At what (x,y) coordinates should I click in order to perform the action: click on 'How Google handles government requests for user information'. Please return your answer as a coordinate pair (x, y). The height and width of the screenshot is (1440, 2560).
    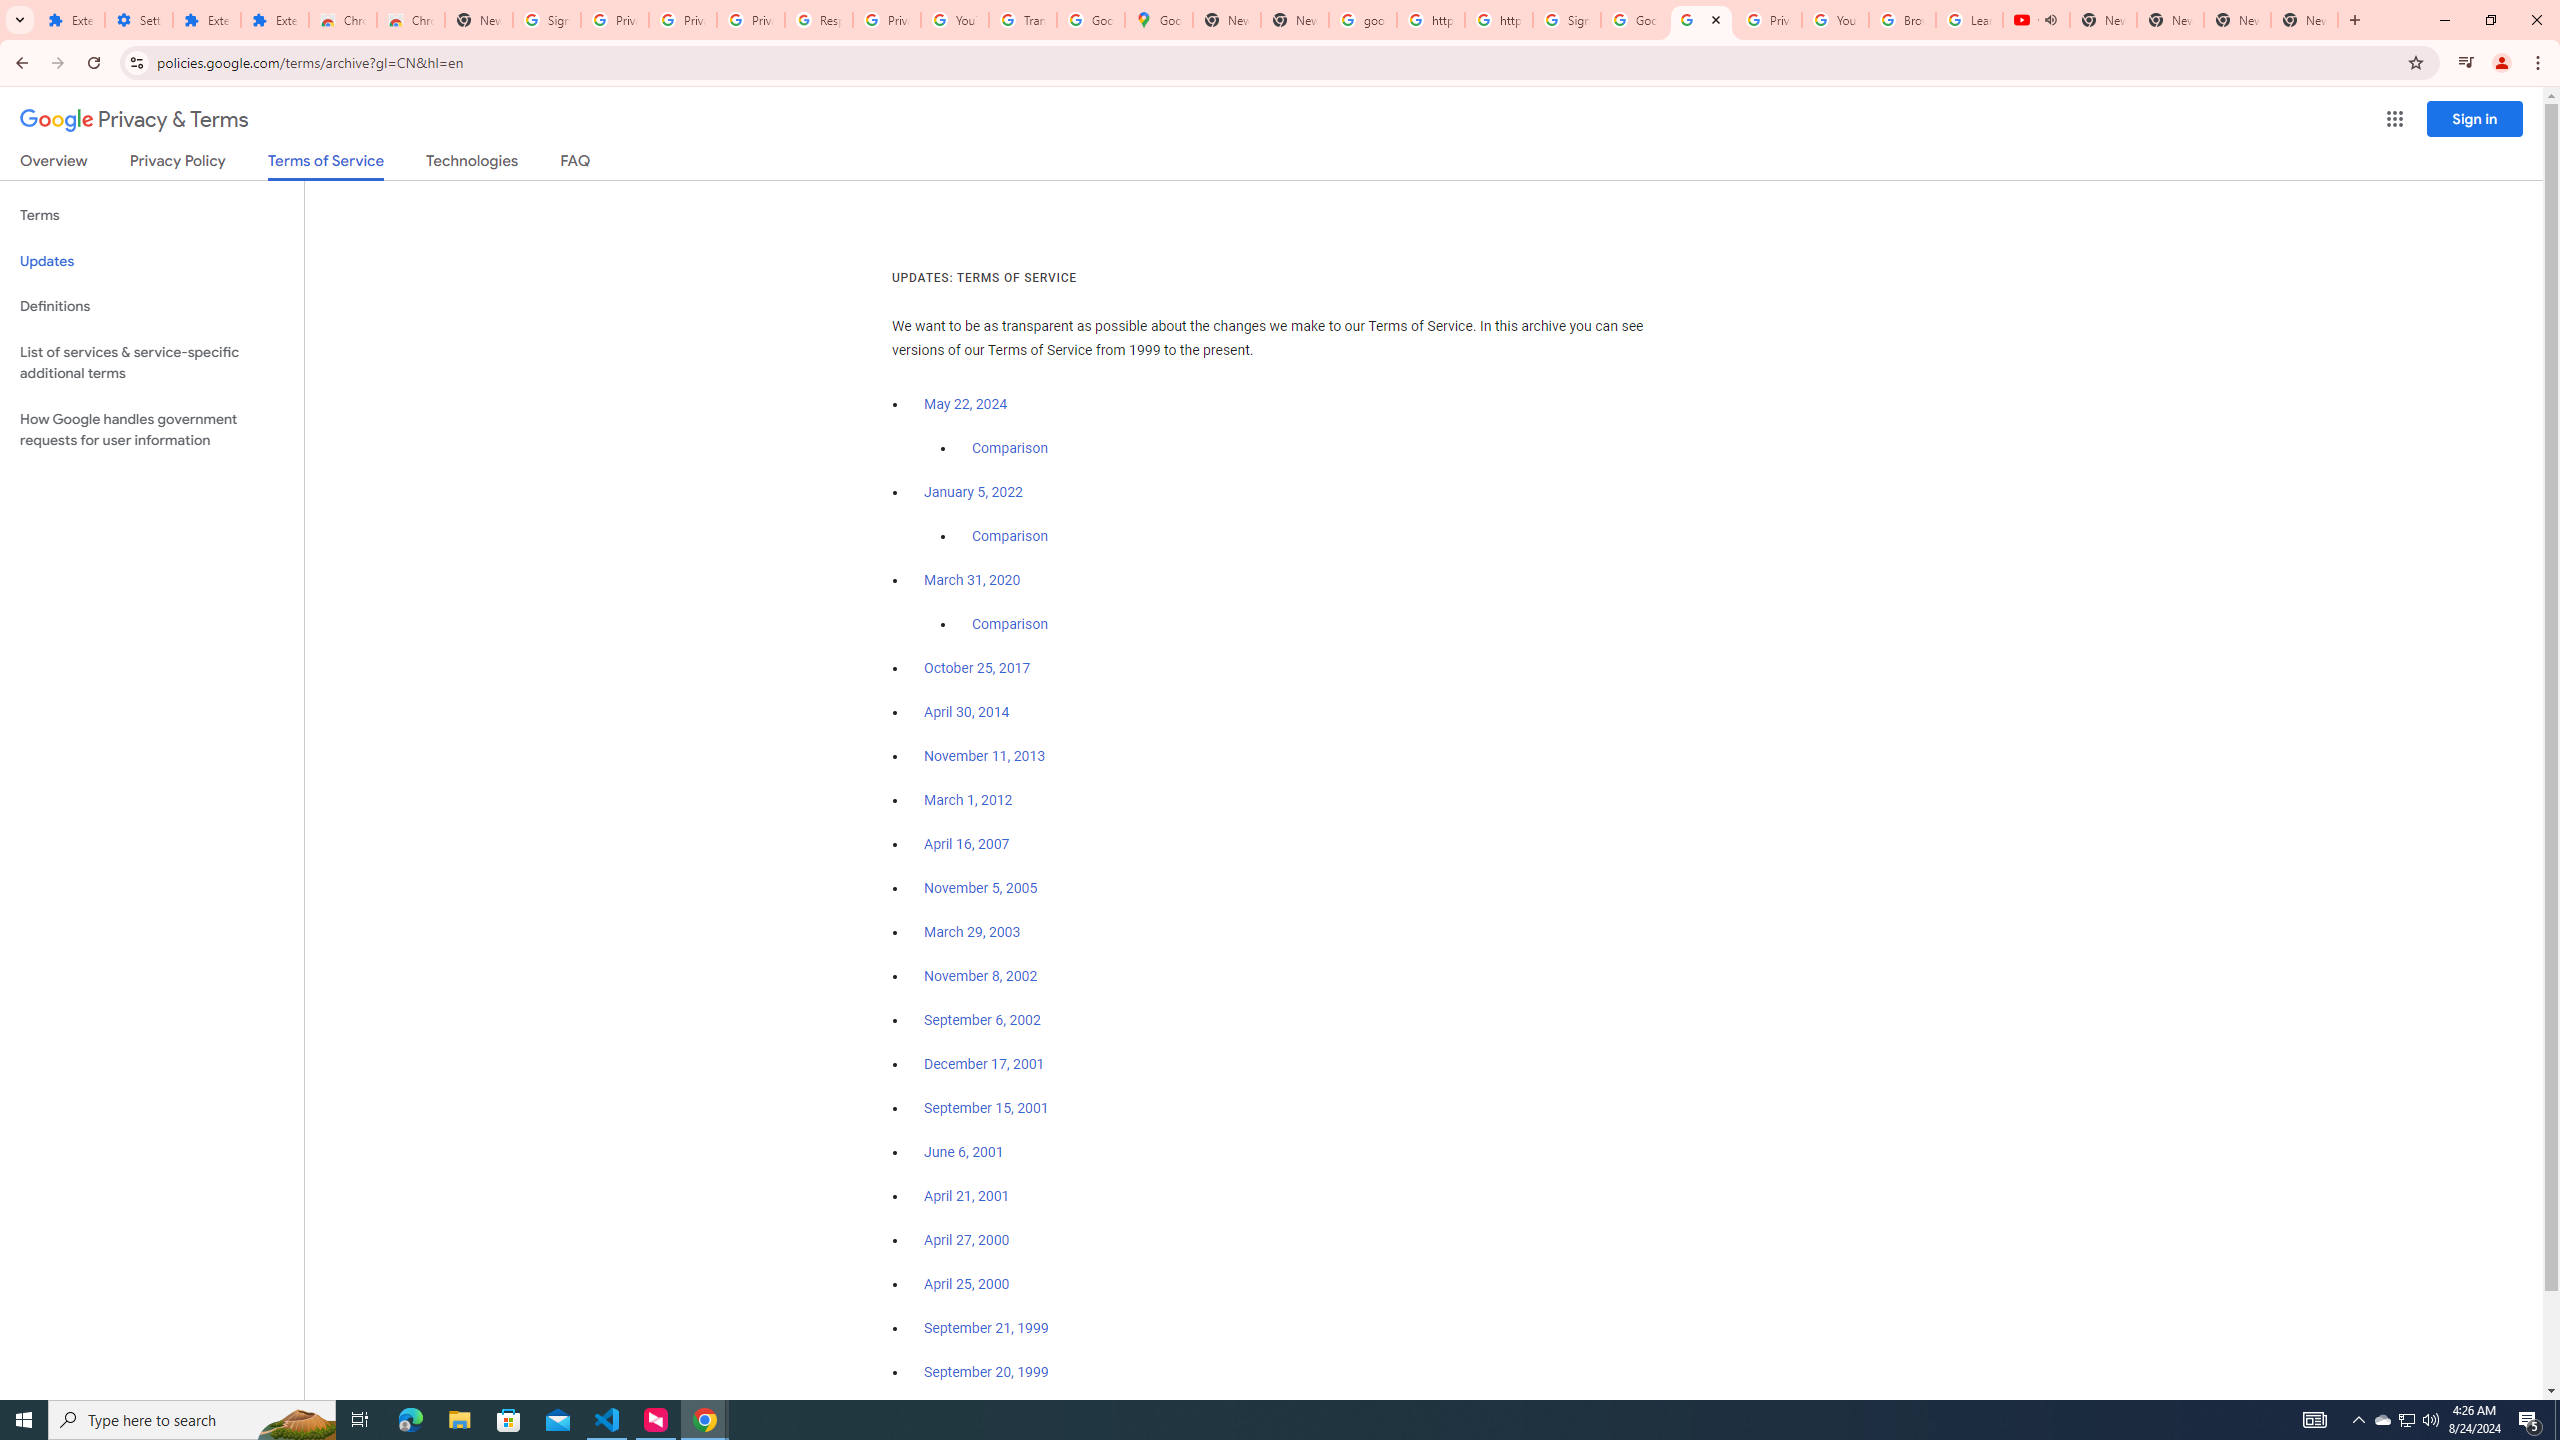
    Looking at the image, I should click on (151, 428).